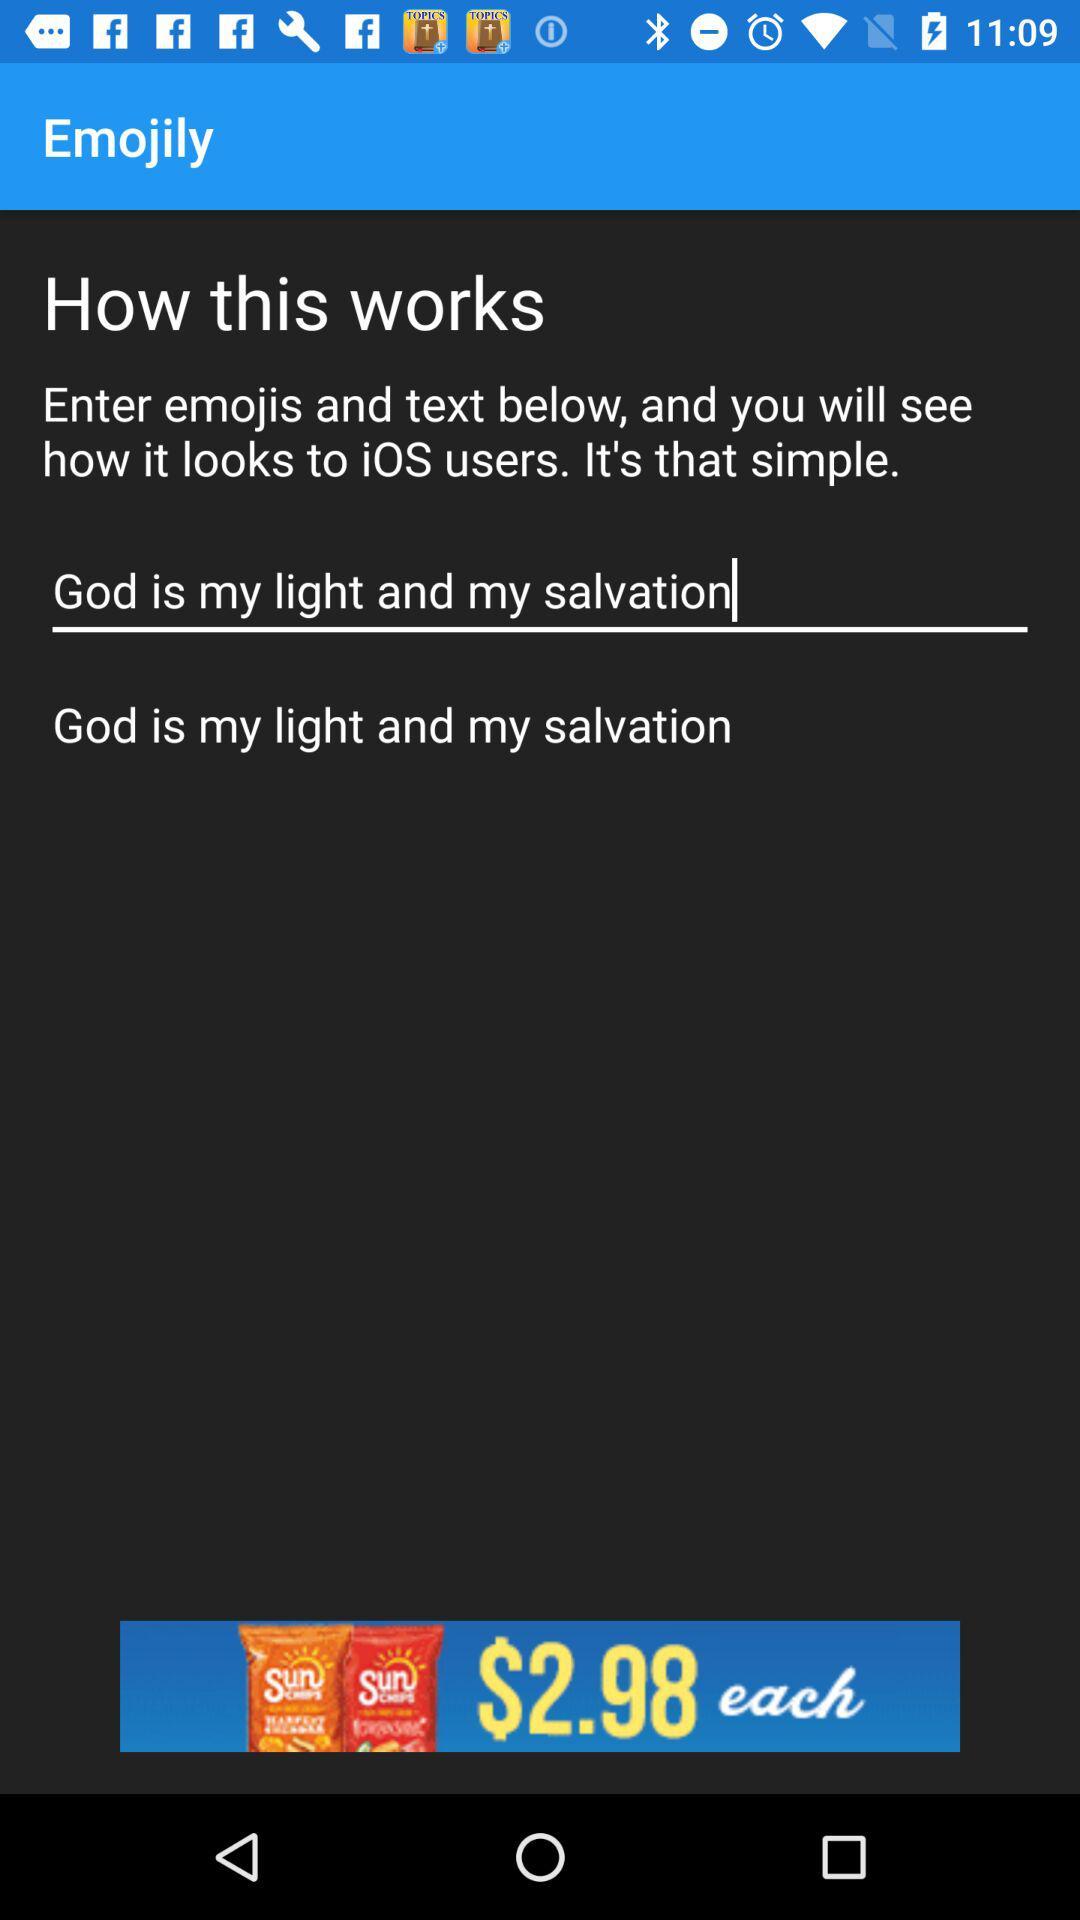 This screenshot has height=1920, width=1080. I want to click on advertisement, so click(540, 1685).